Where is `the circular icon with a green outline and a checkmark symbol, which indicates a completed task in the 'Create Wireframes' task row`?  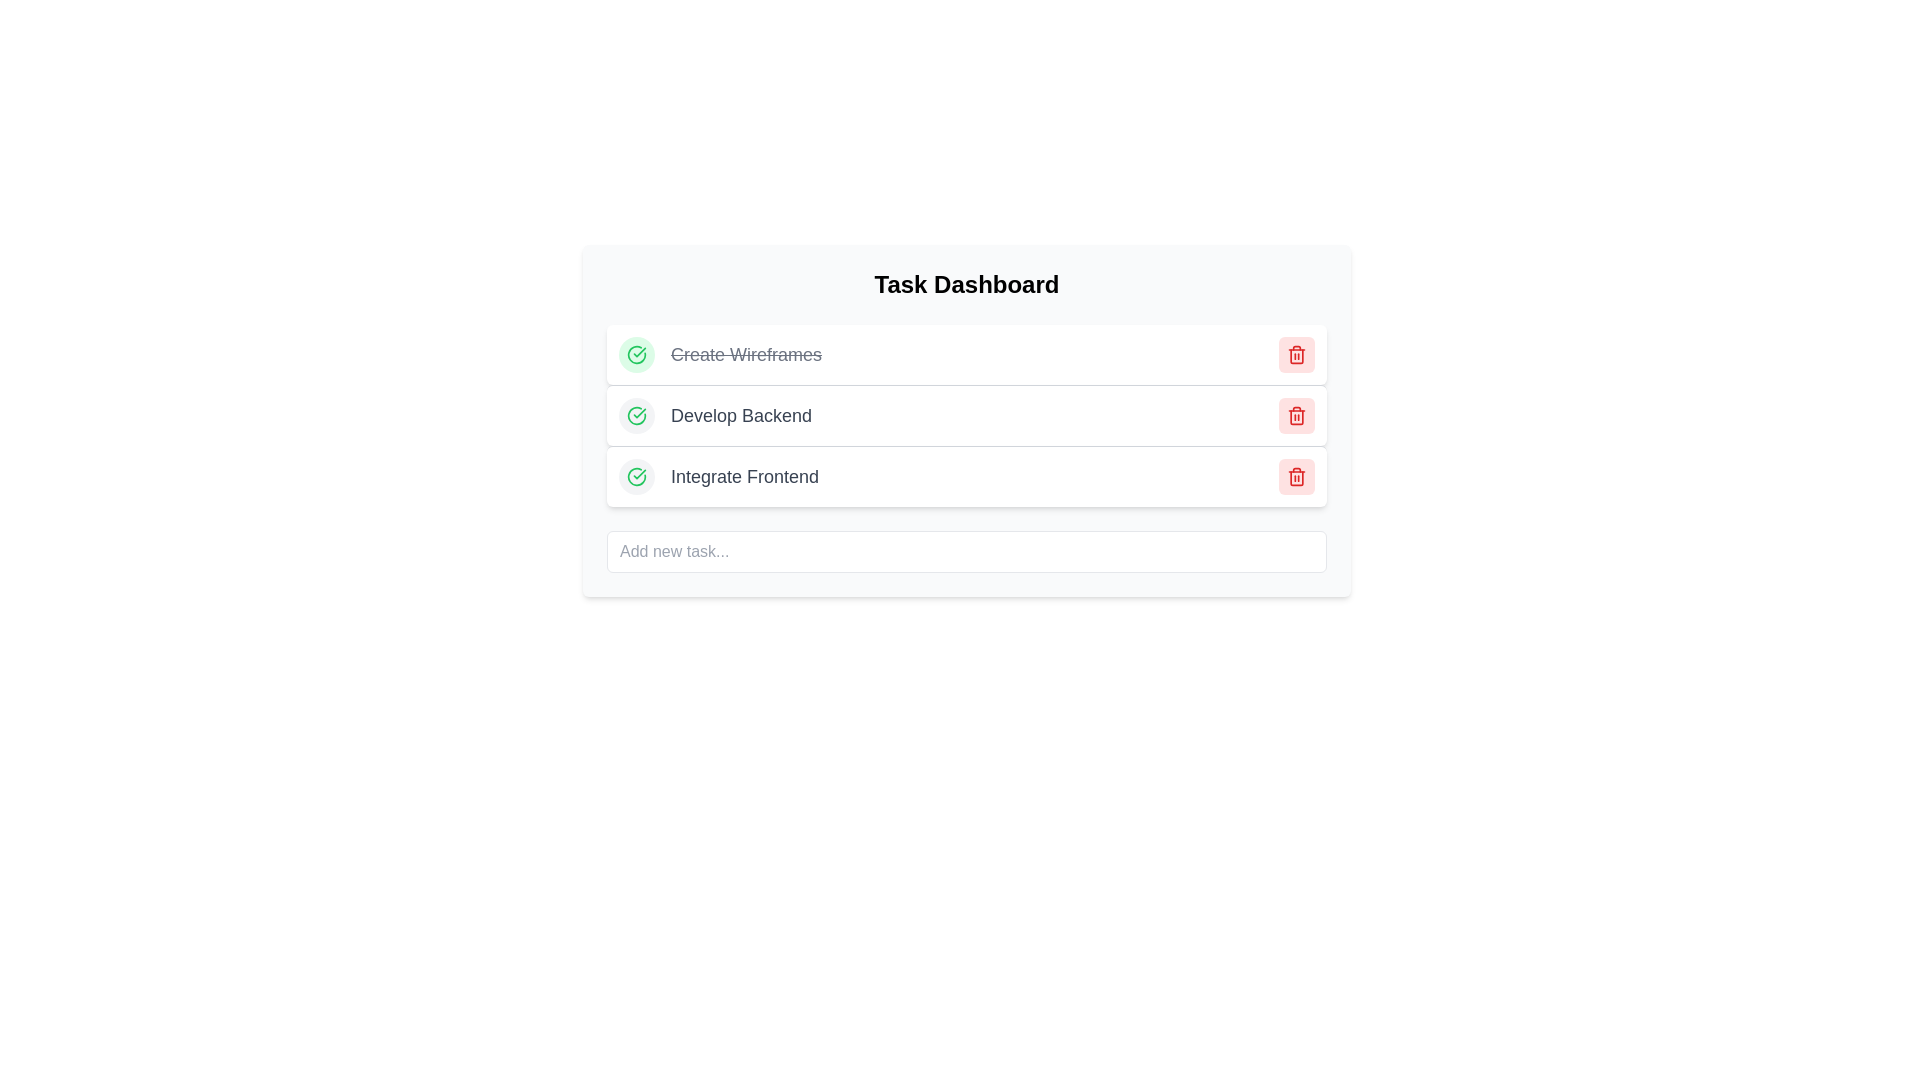
the circular icon with a green outline and a checkmark symbol, which indicates a completed task in the 'Create Wireframes' task row is located at coordinates (636, 477).